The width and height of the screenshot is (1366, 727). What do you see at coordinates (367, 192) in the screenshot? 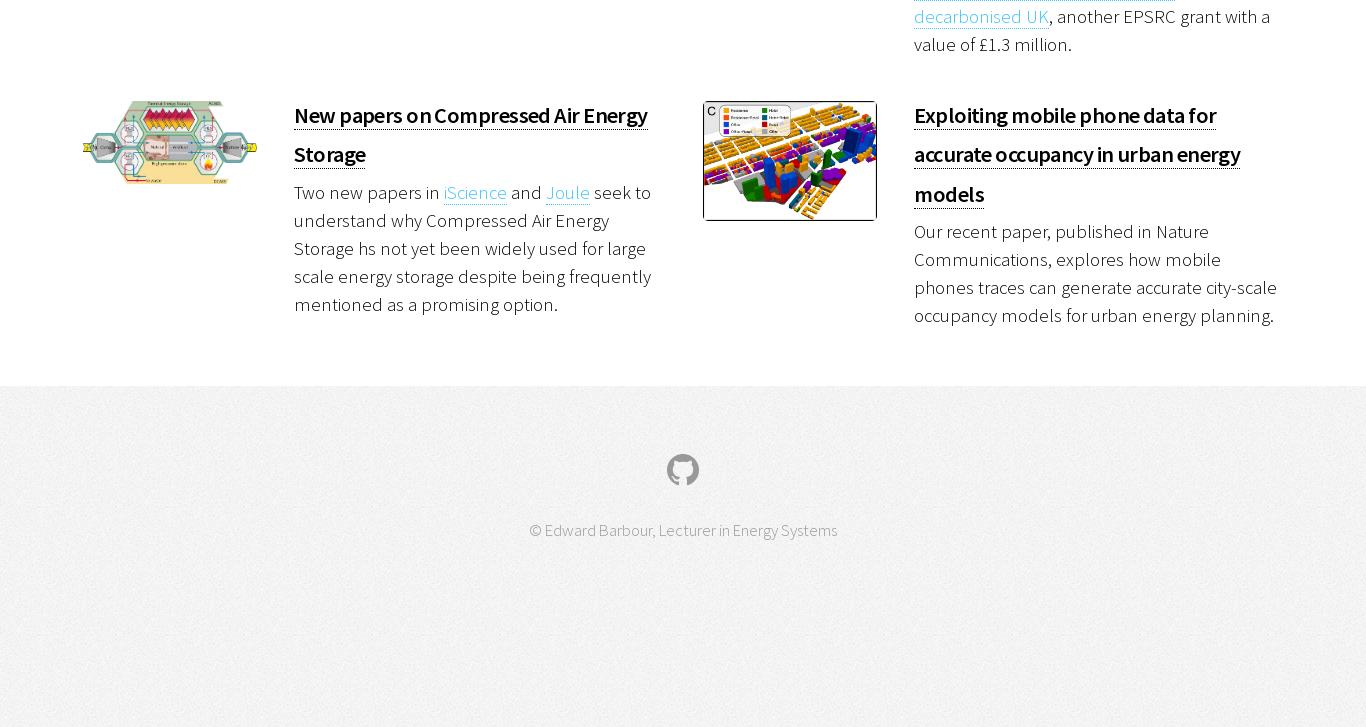
I see `'Two new papers in'` at bounding box center [367, 192].